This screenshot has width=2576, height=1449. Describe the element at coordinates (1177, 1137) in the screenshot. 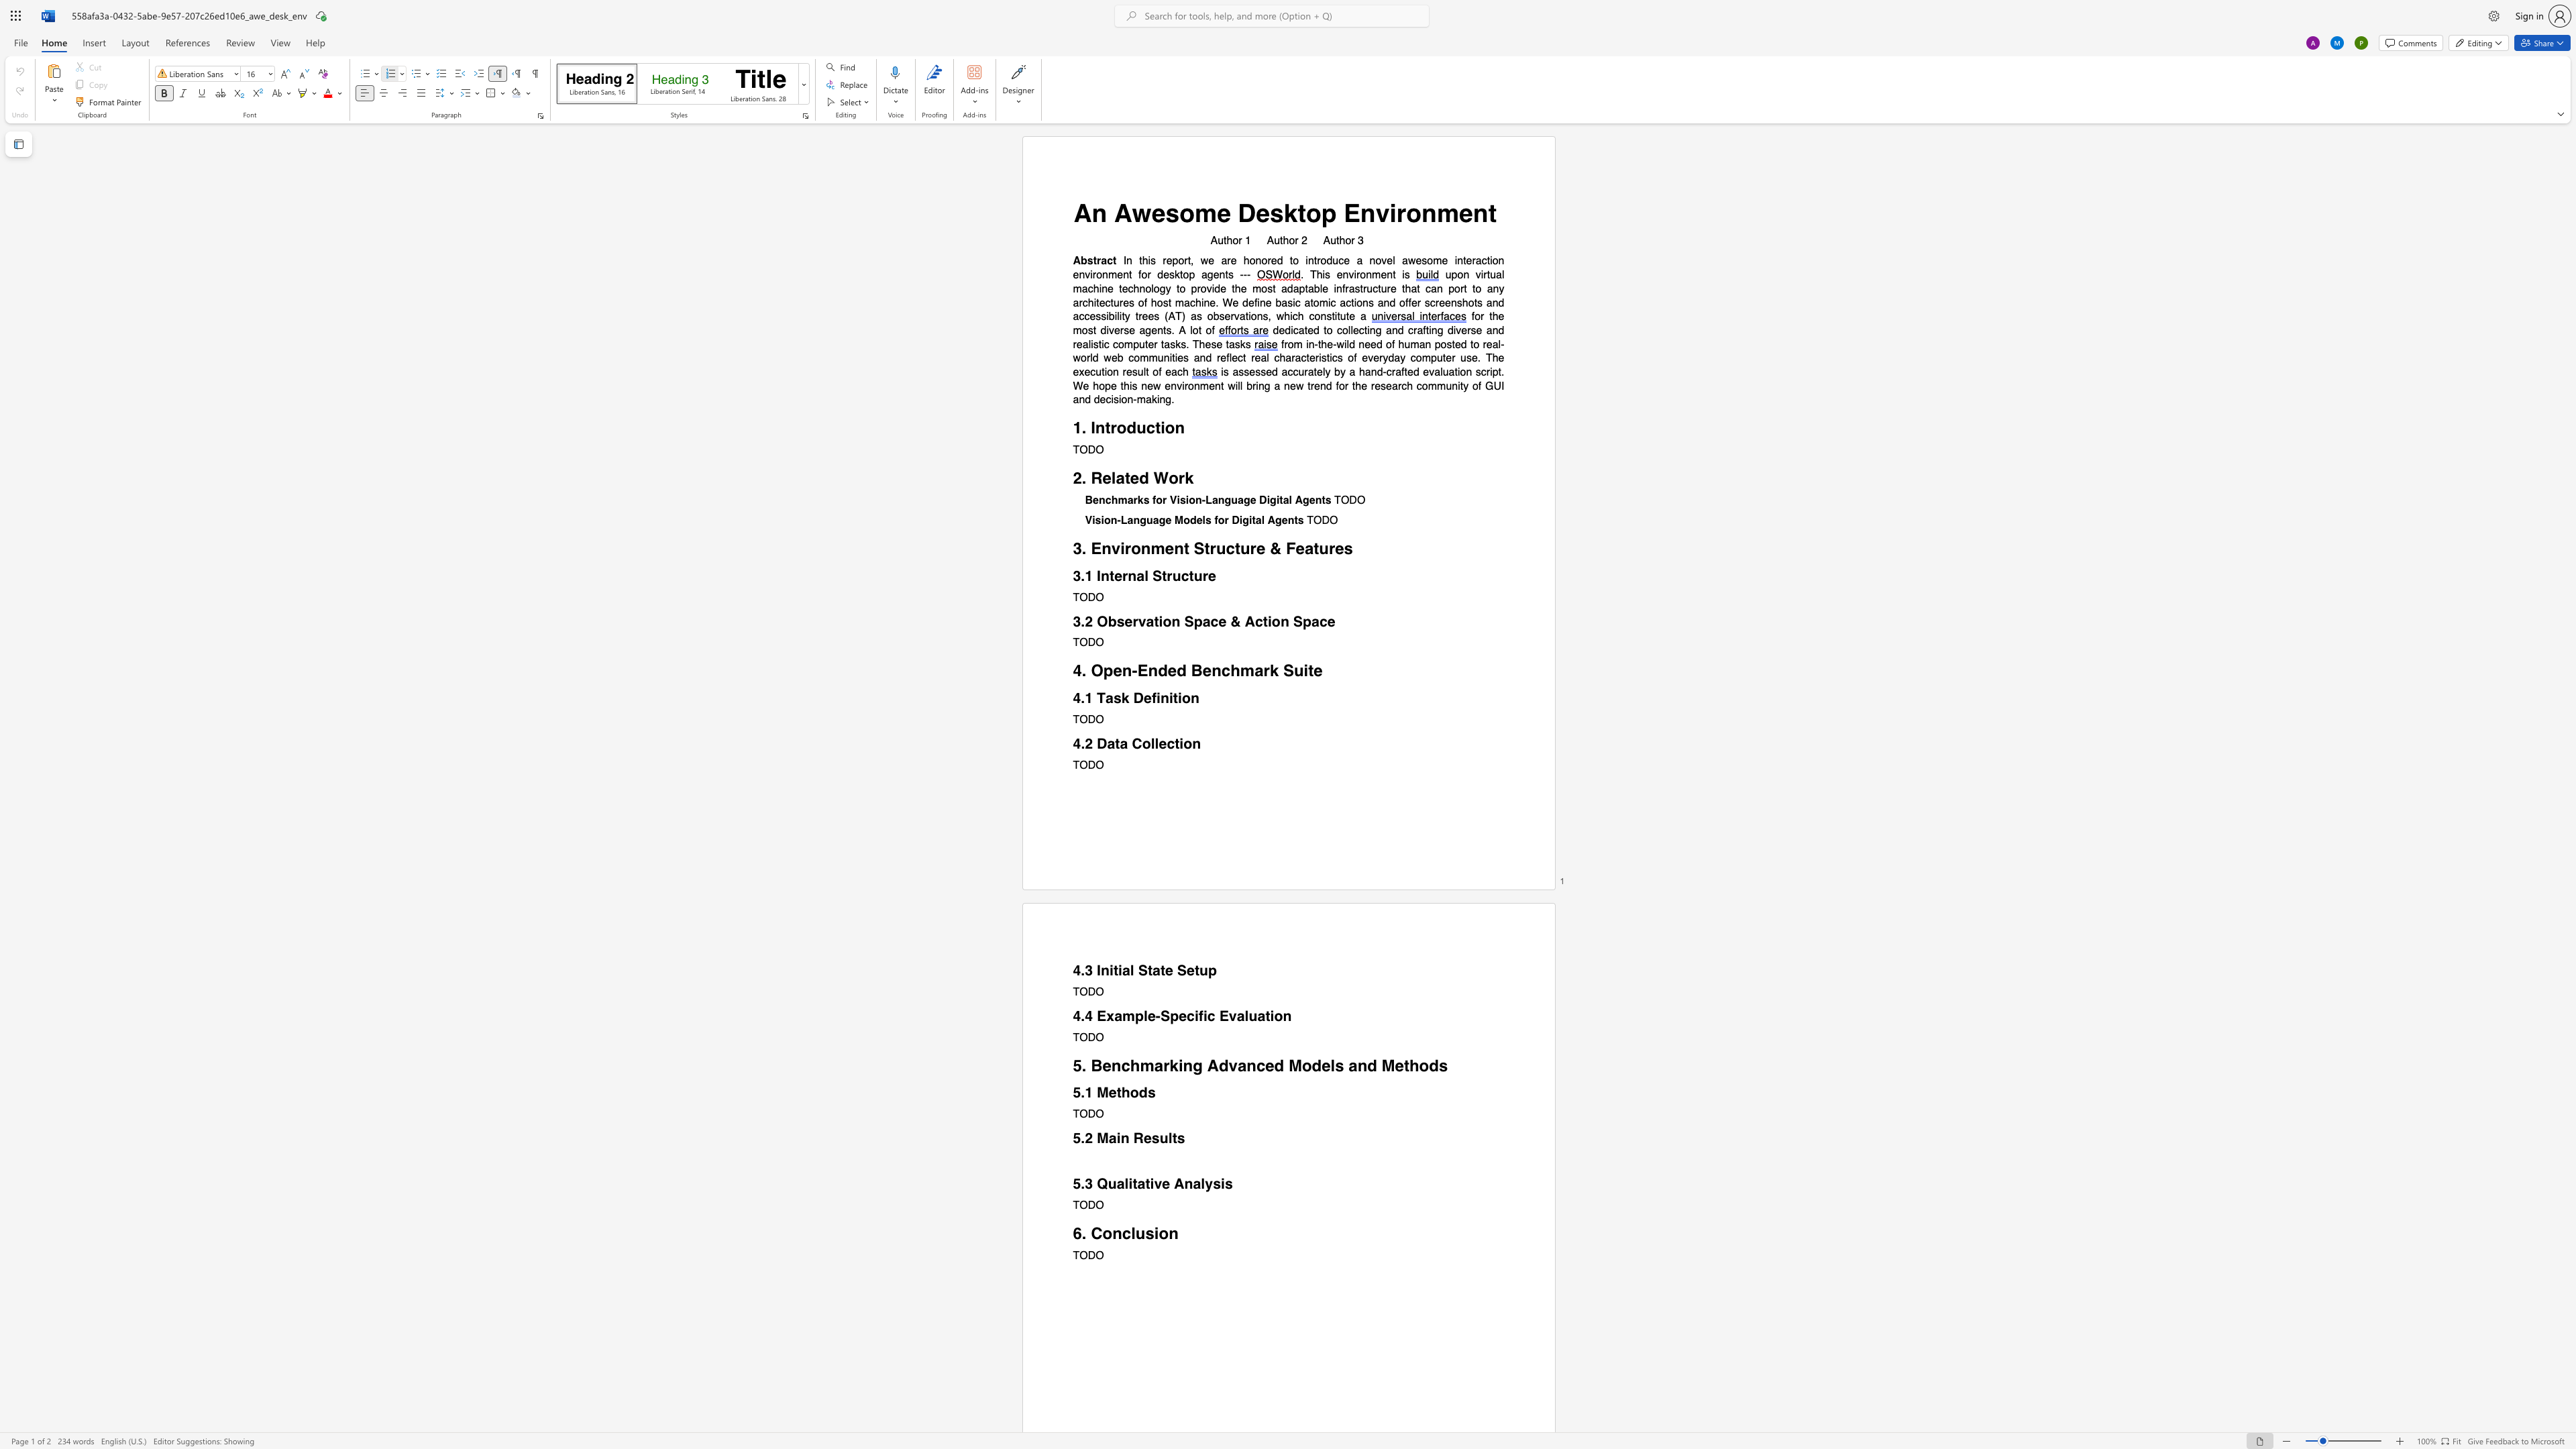

I see `the space between the continuous character "t" and "s" in the text` at that location.